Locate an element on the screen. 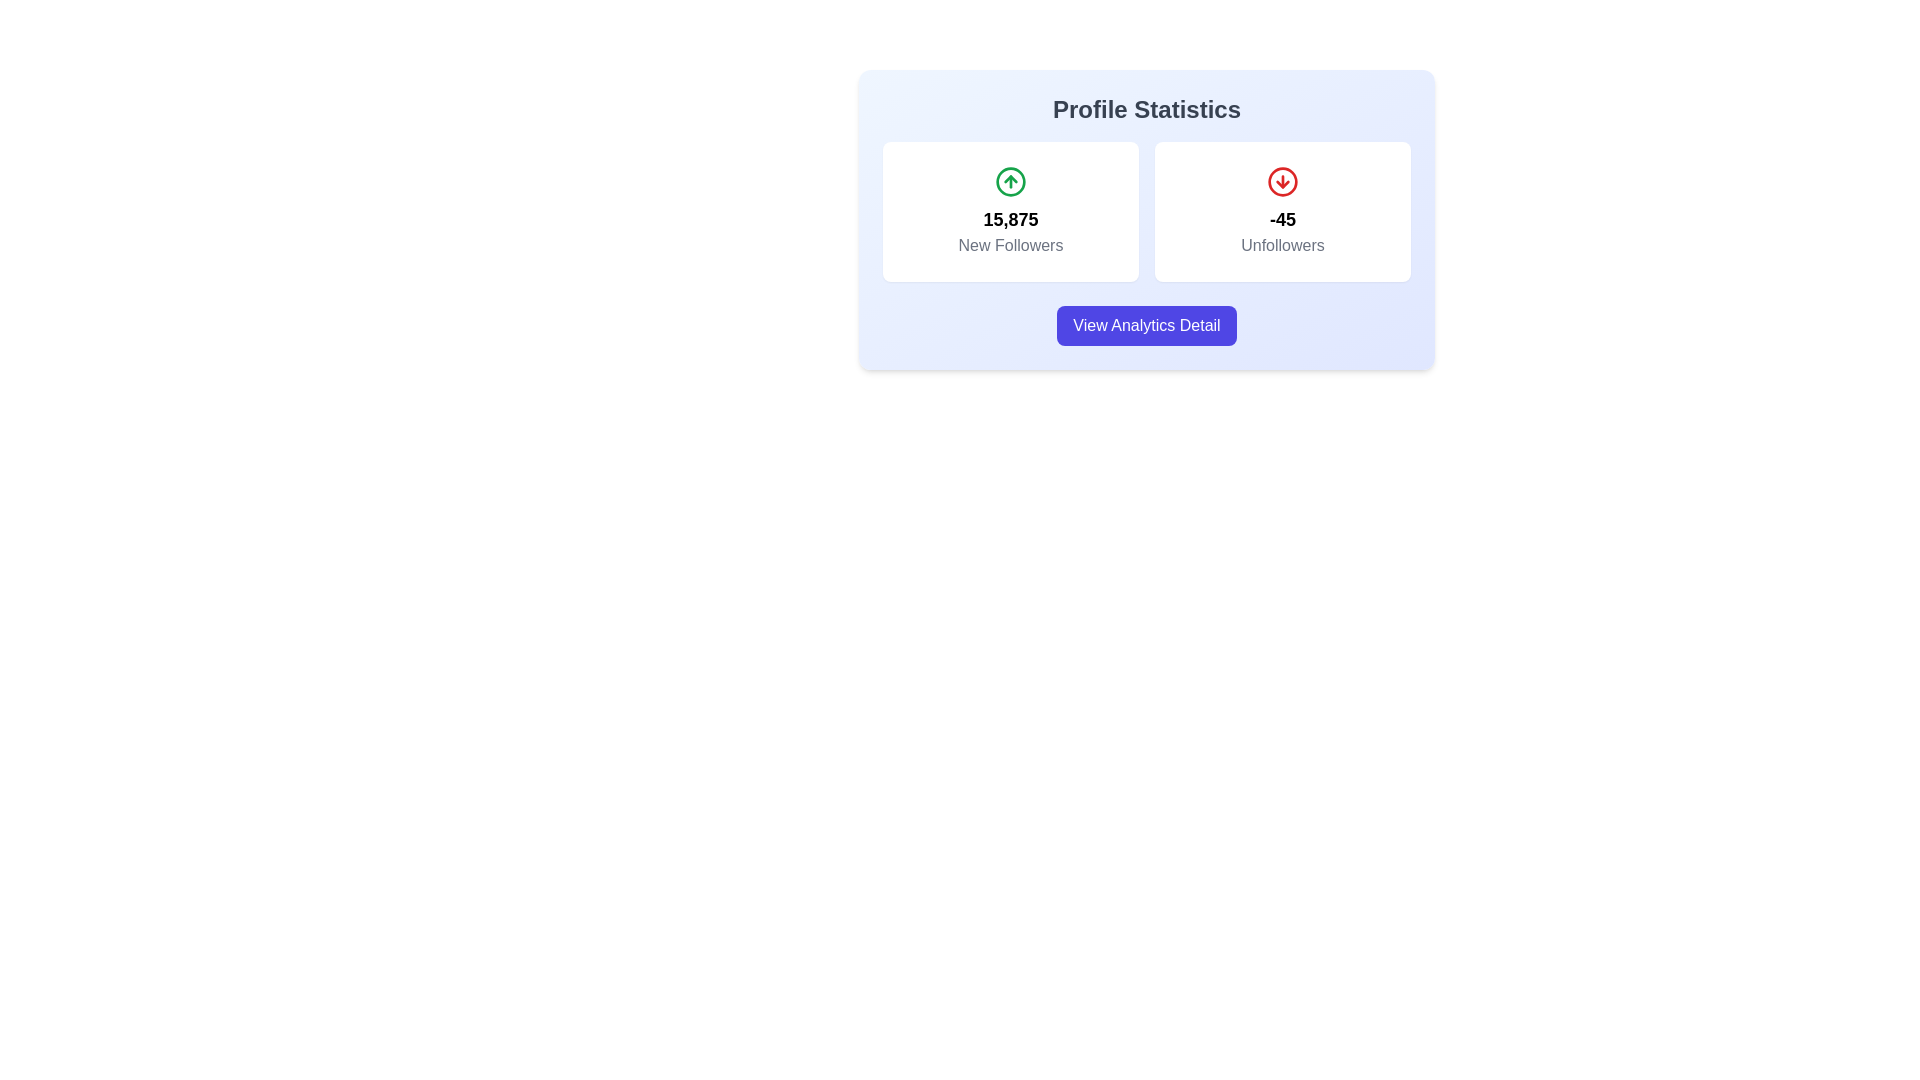 The width and height of the screenshot is (1920, 1080). the 'View Analytics Detail' button using keyboard navigation within the 'Profile Statistics' section is located at coordinates (1147, 325).